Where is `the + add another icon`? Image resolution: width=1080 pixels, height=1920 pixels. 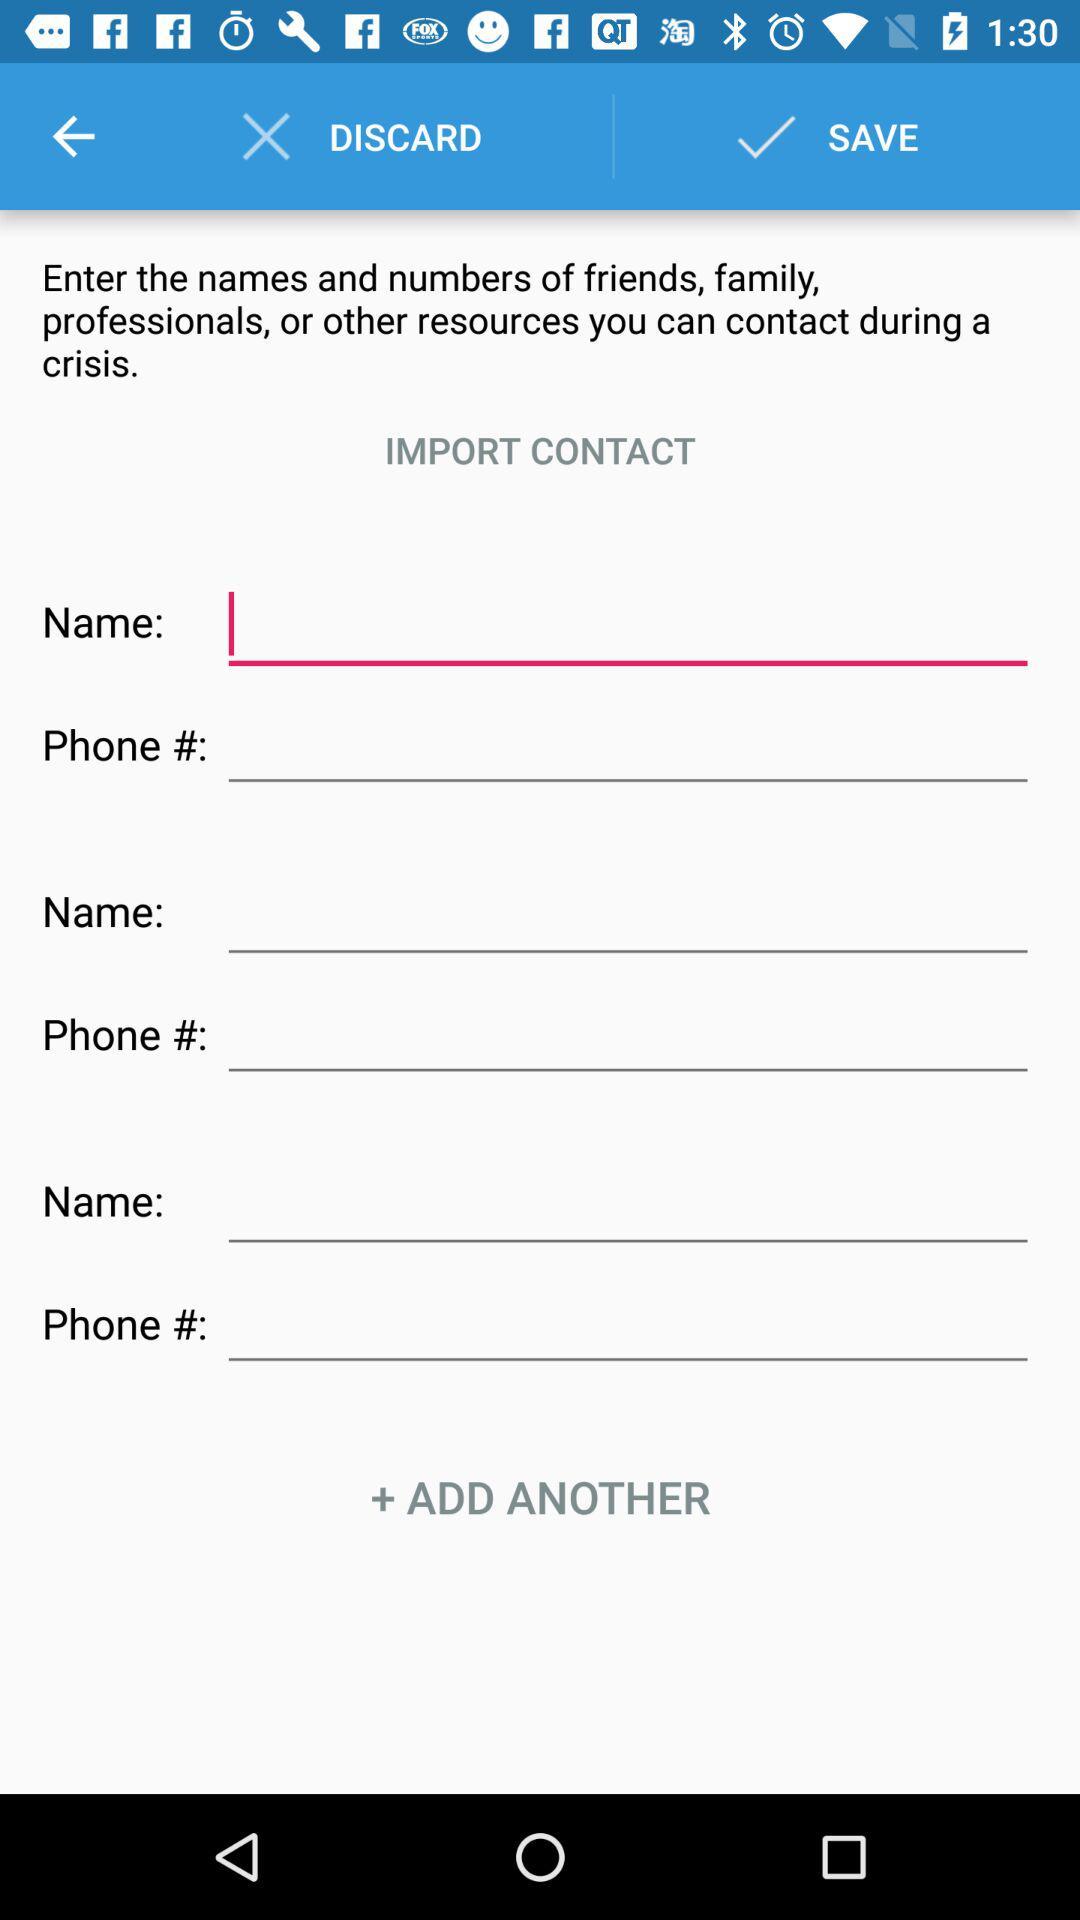 the + add another icon is located at coordinates (540, 1497).